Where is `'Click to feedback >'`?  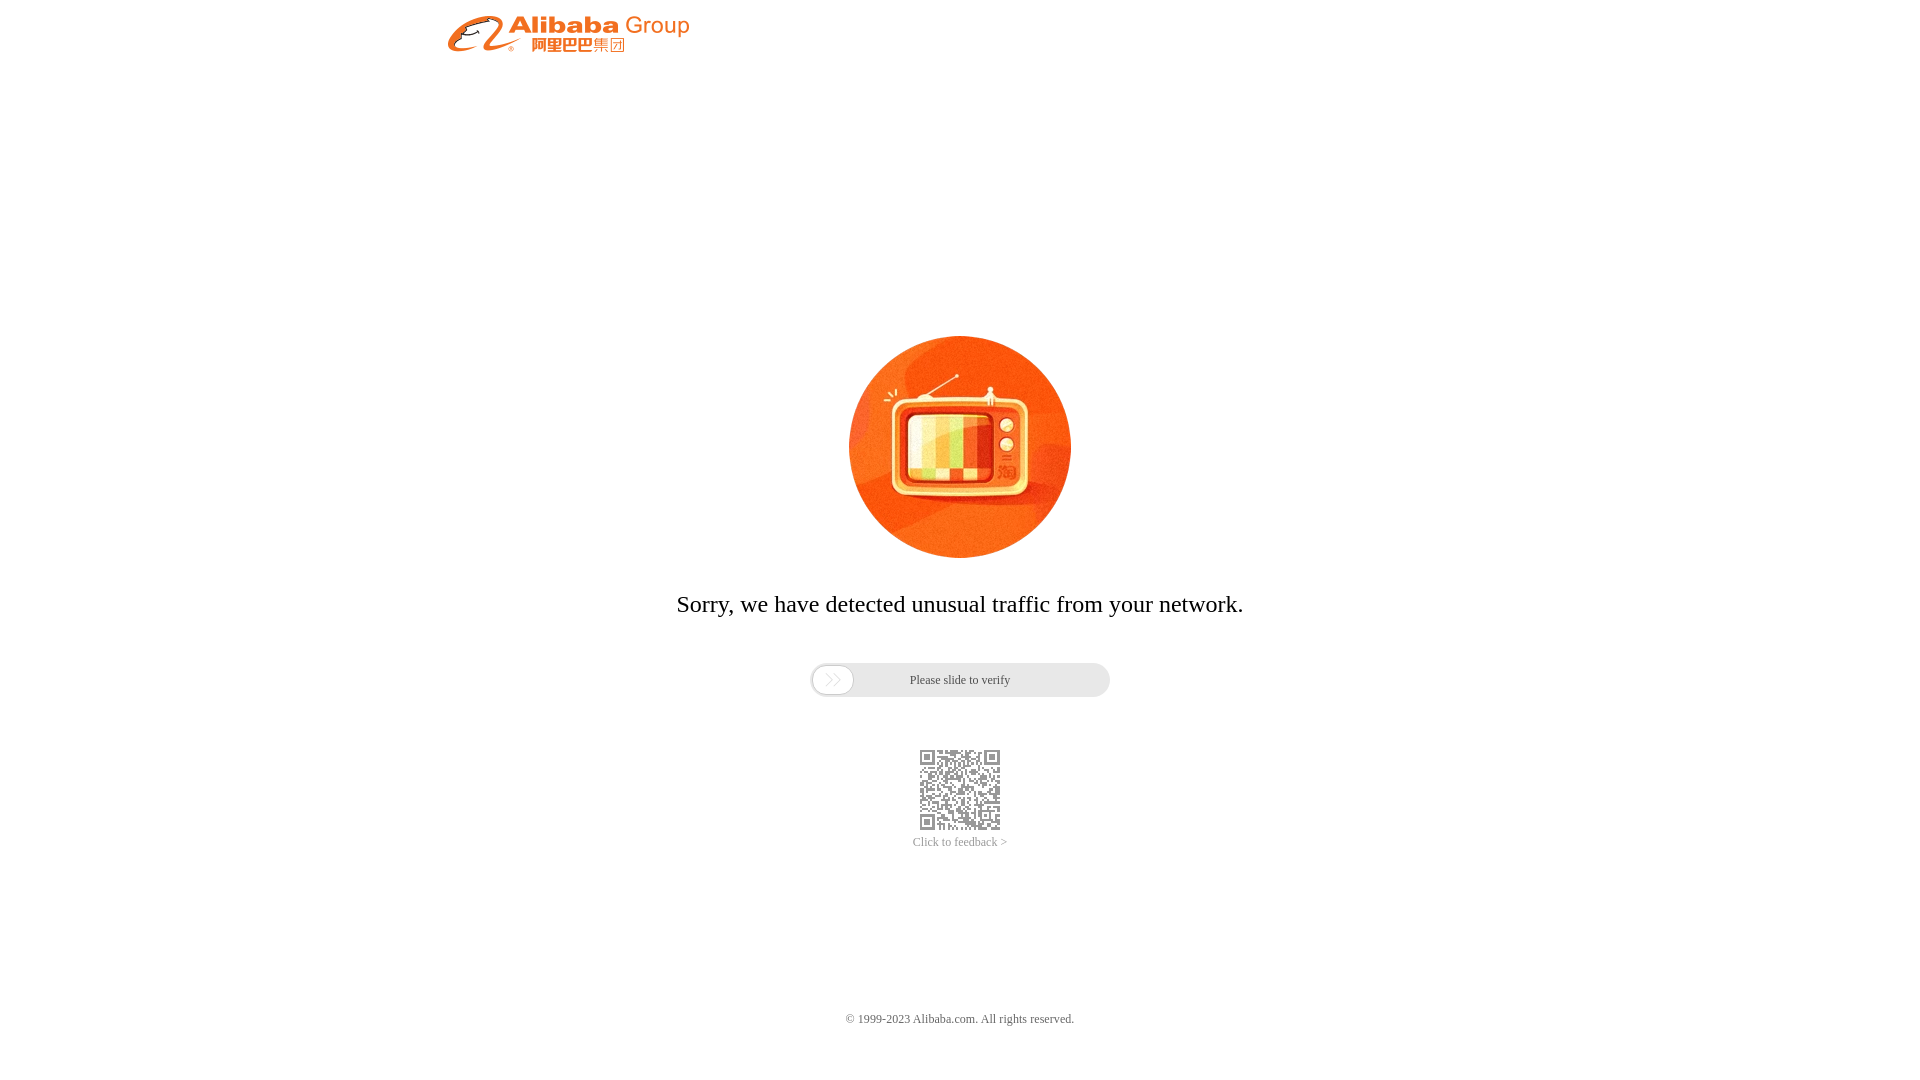
'Click to feedback >' is located at coordinates (911, 842).